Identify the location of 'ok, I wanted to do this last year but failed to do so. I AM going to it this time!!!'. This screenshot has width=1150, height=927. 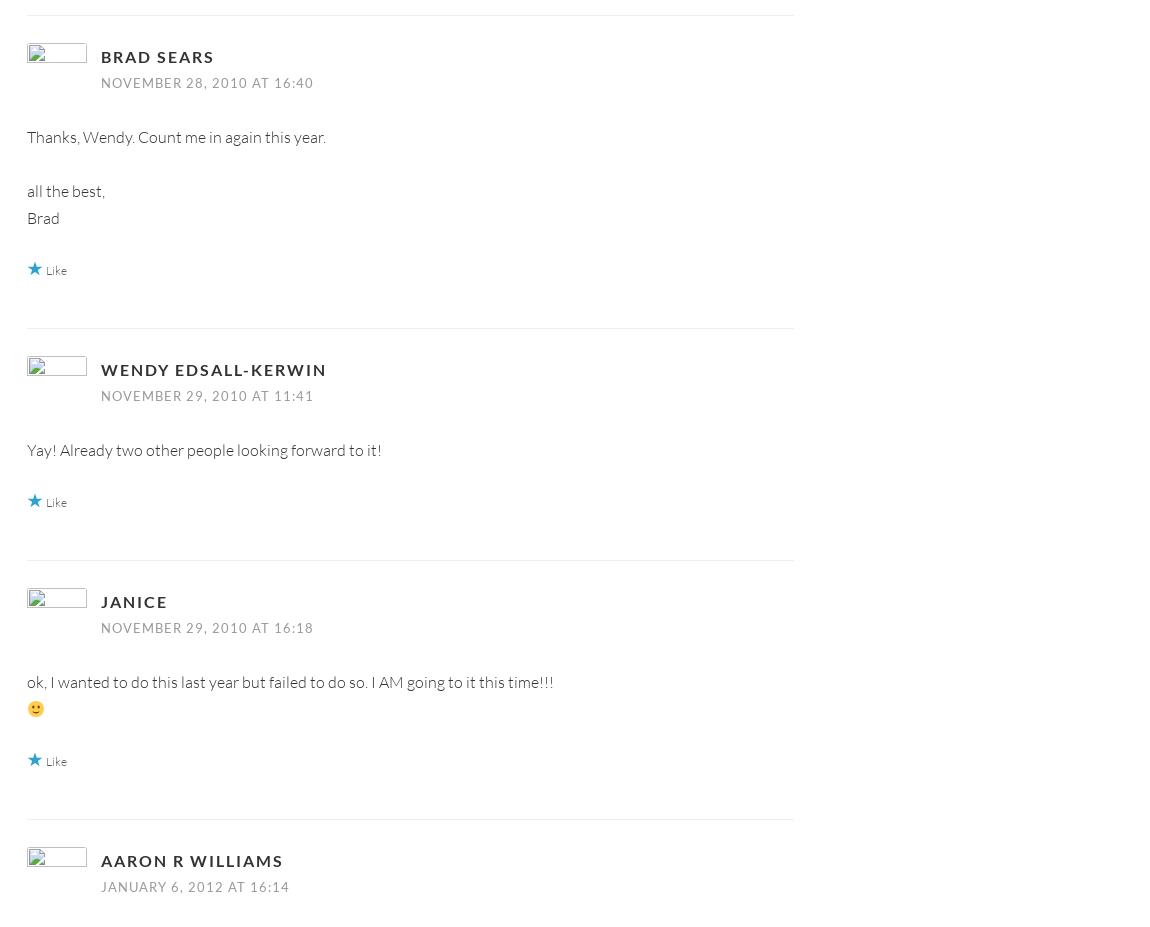
(290, 680).